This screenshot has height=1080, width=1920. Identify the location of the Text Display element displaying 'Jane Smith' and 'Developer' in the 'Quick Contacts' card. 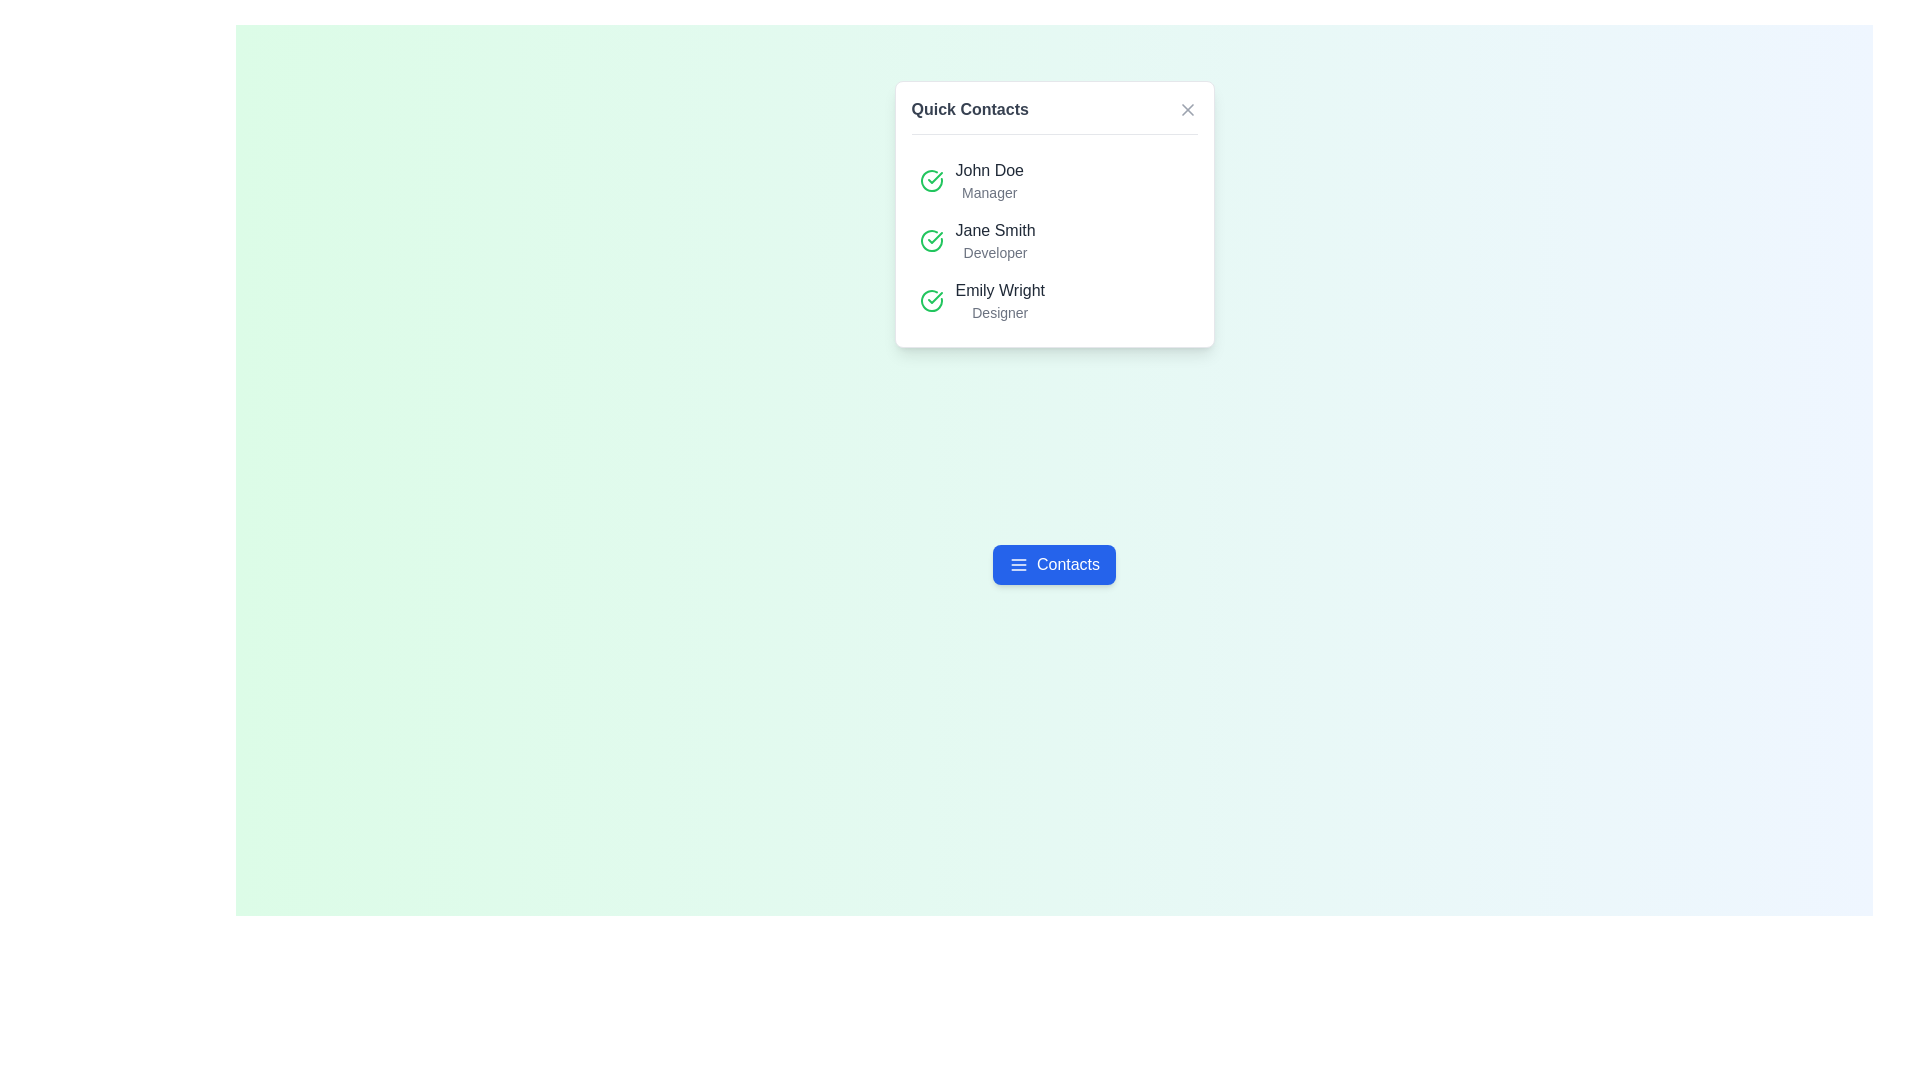
(995, 239).